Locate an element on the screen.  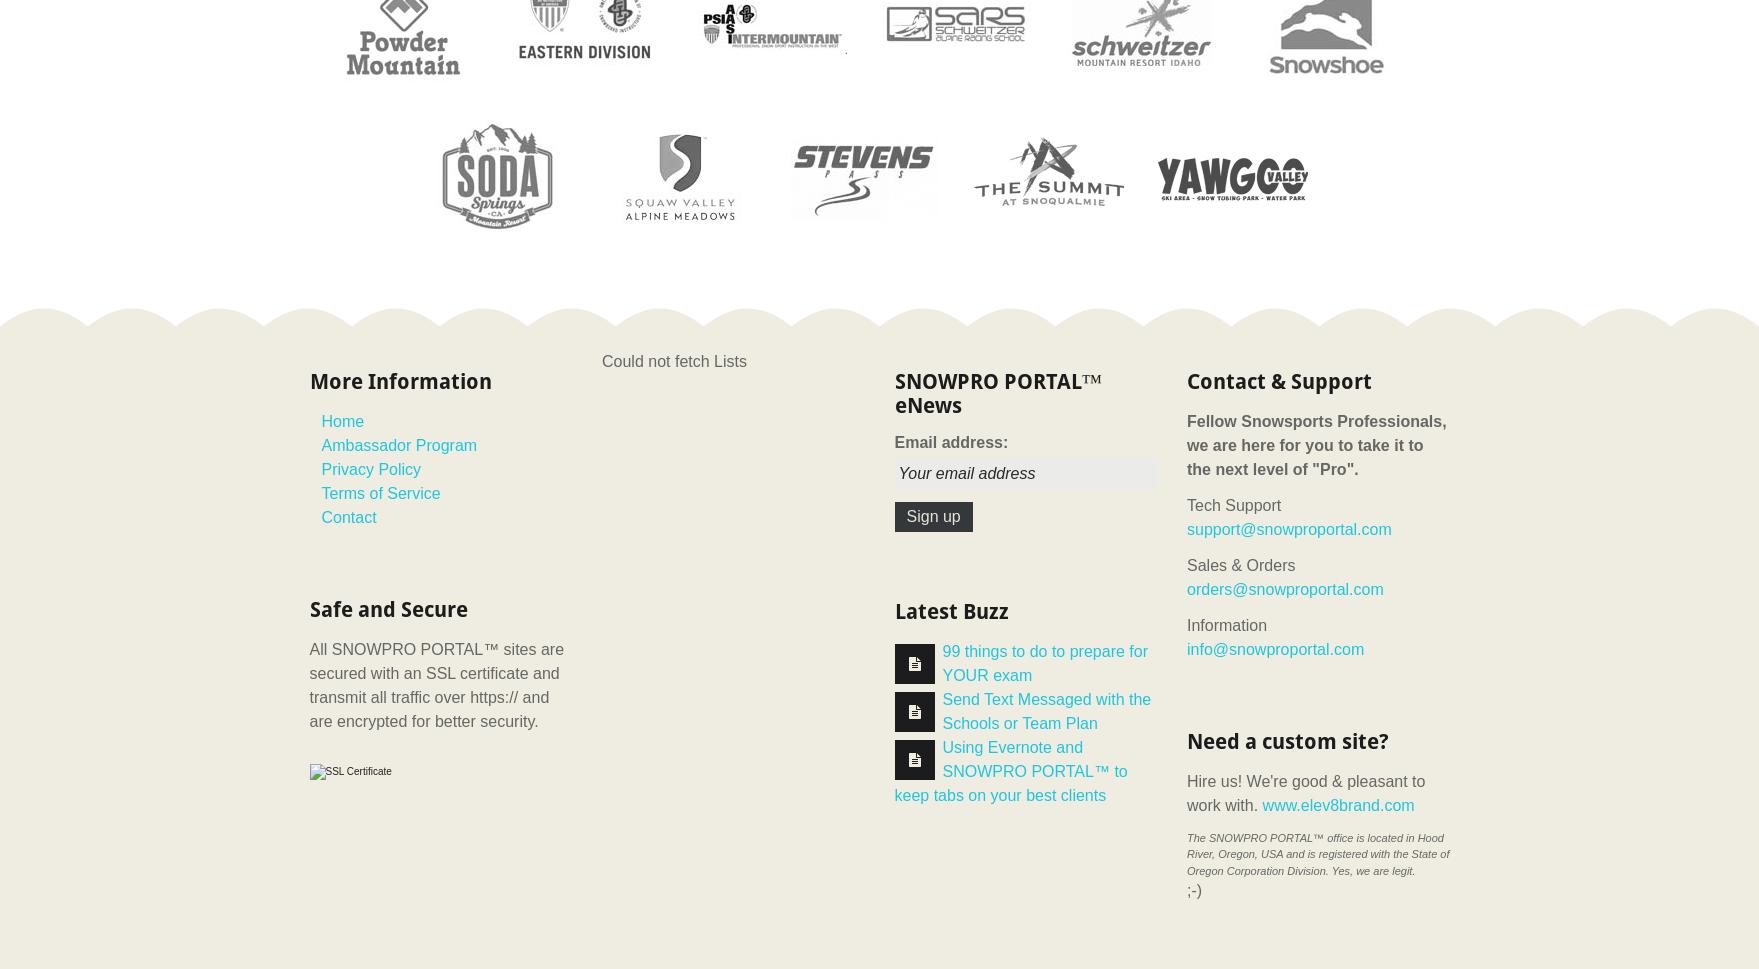
'support@snowproportal.com' is located at coordinates (1287, 527).